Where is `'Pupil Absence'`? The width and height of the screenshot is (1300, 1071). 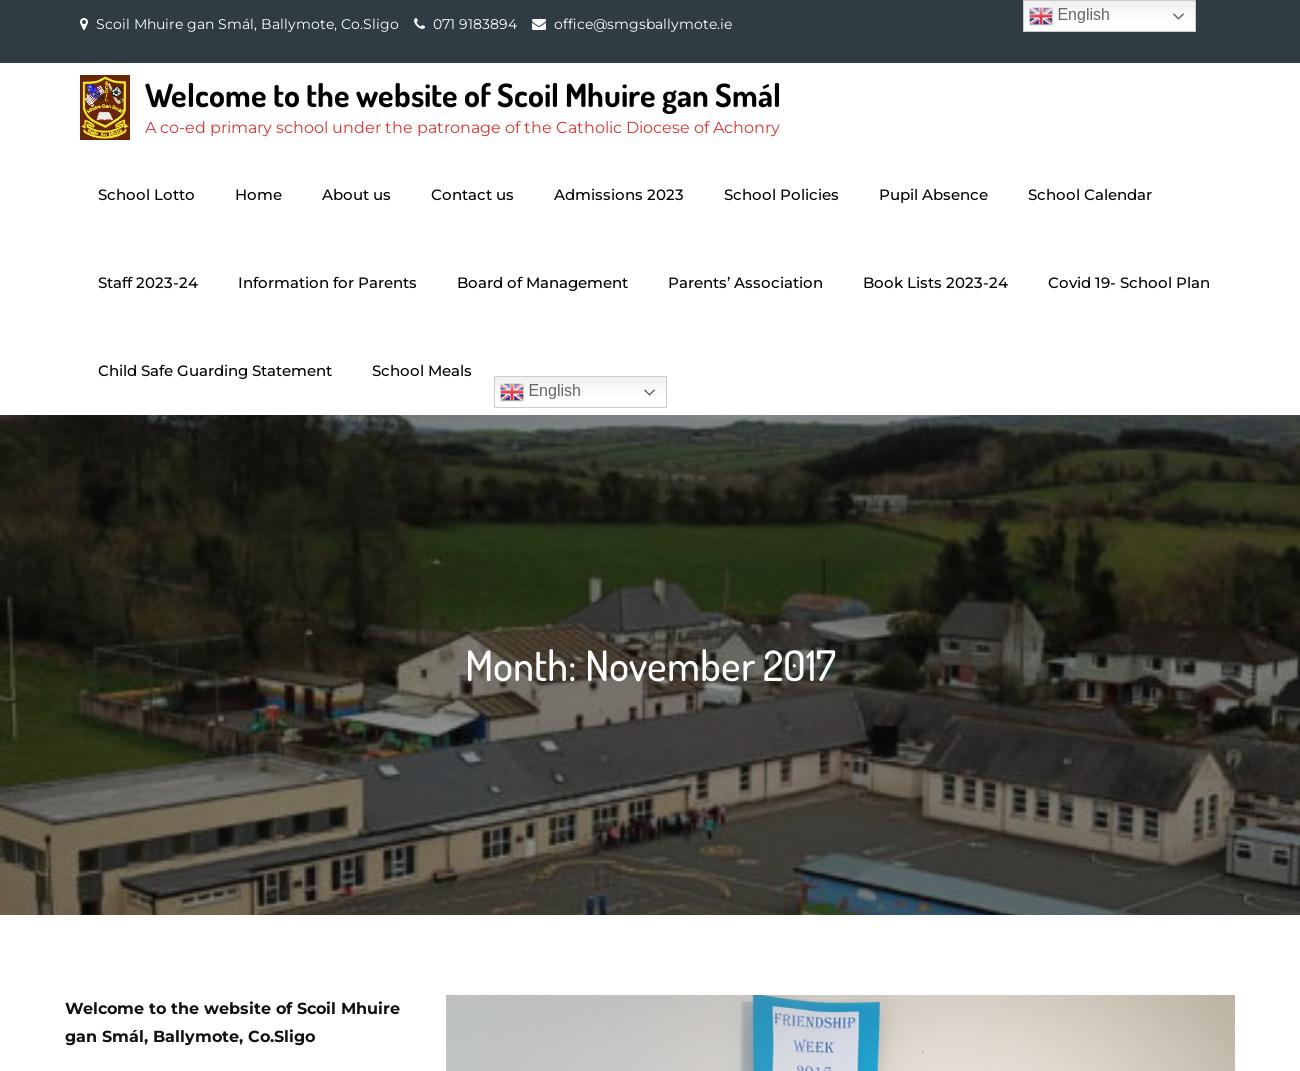 'Pupil Absence' is located at coordinates (933, 193).